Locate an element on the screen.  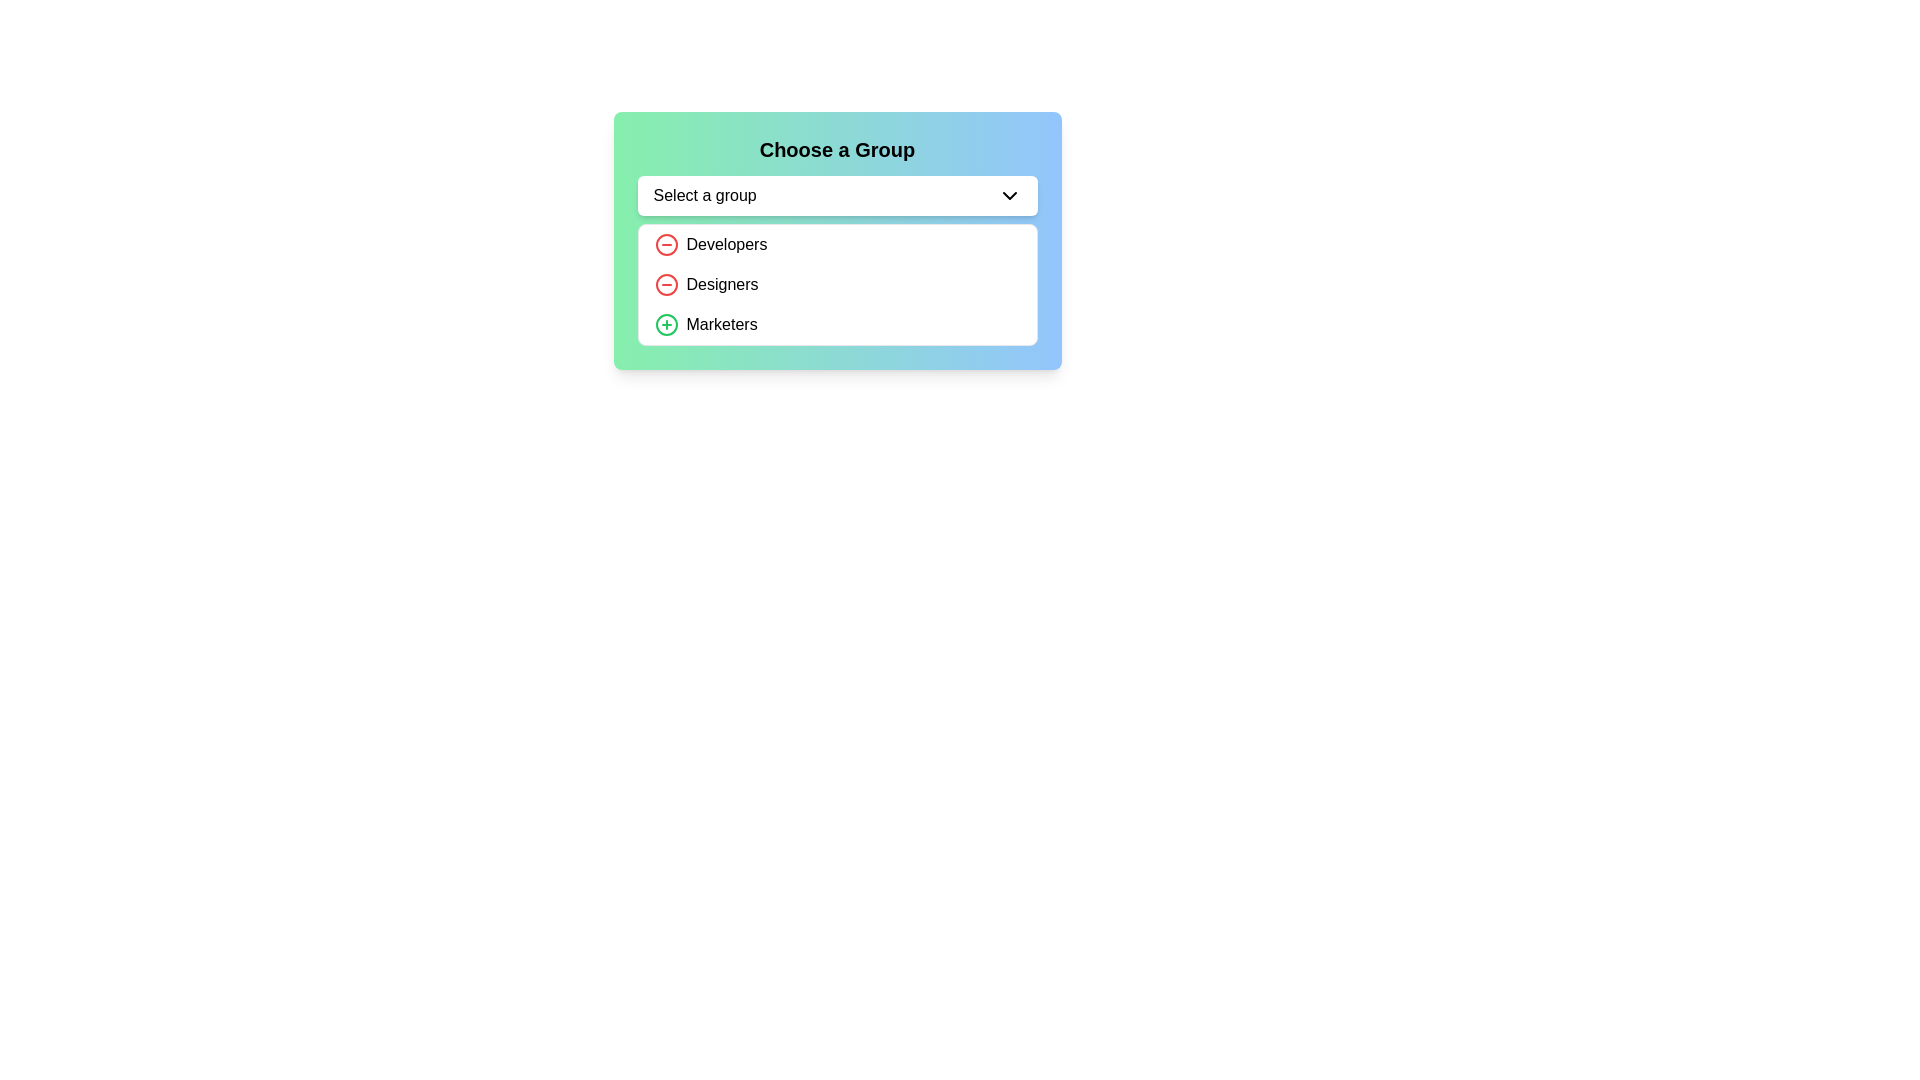
the circular outline SVG element that is part of the 'Add' icon located in the 'Marketers' row of the dropdown list under 'Choose a Group.' is located at coordinates (666, 323).